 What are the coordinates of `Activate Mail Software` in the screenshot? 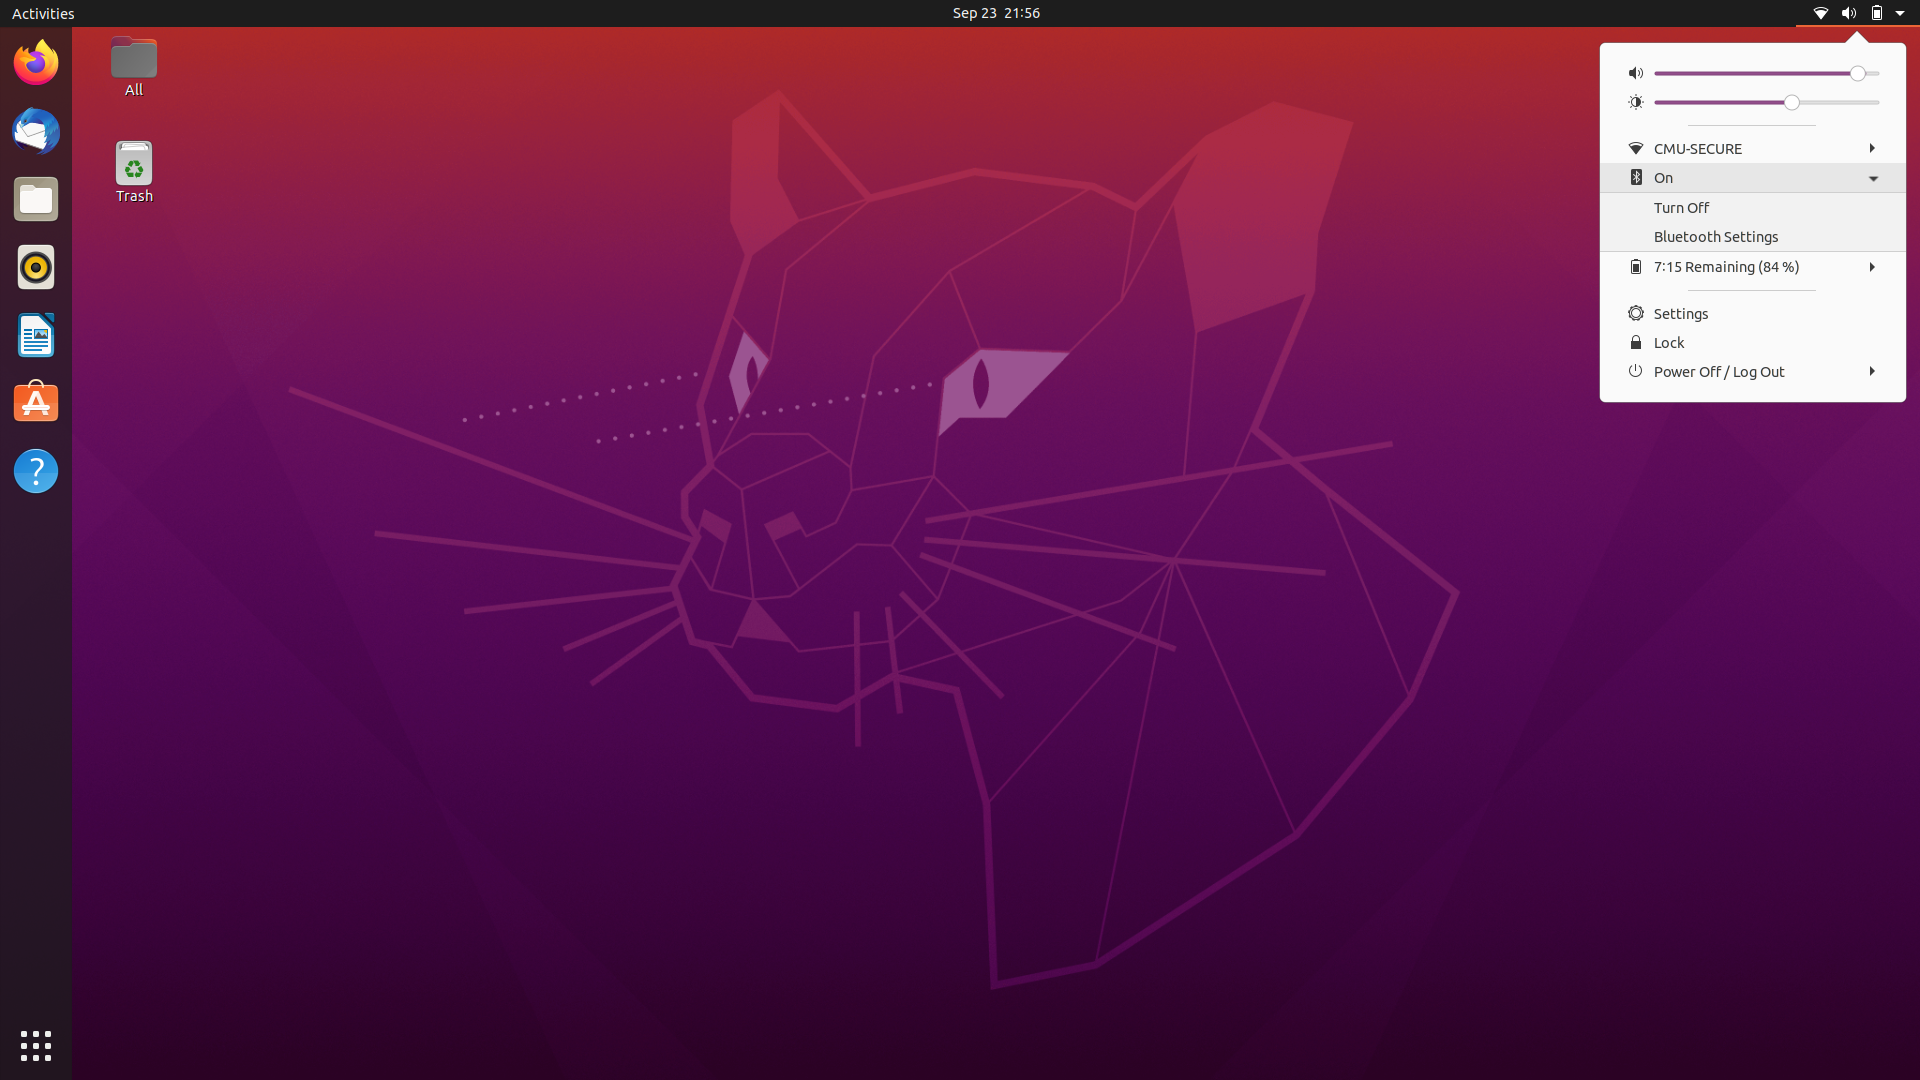 It's located at (35, 131).